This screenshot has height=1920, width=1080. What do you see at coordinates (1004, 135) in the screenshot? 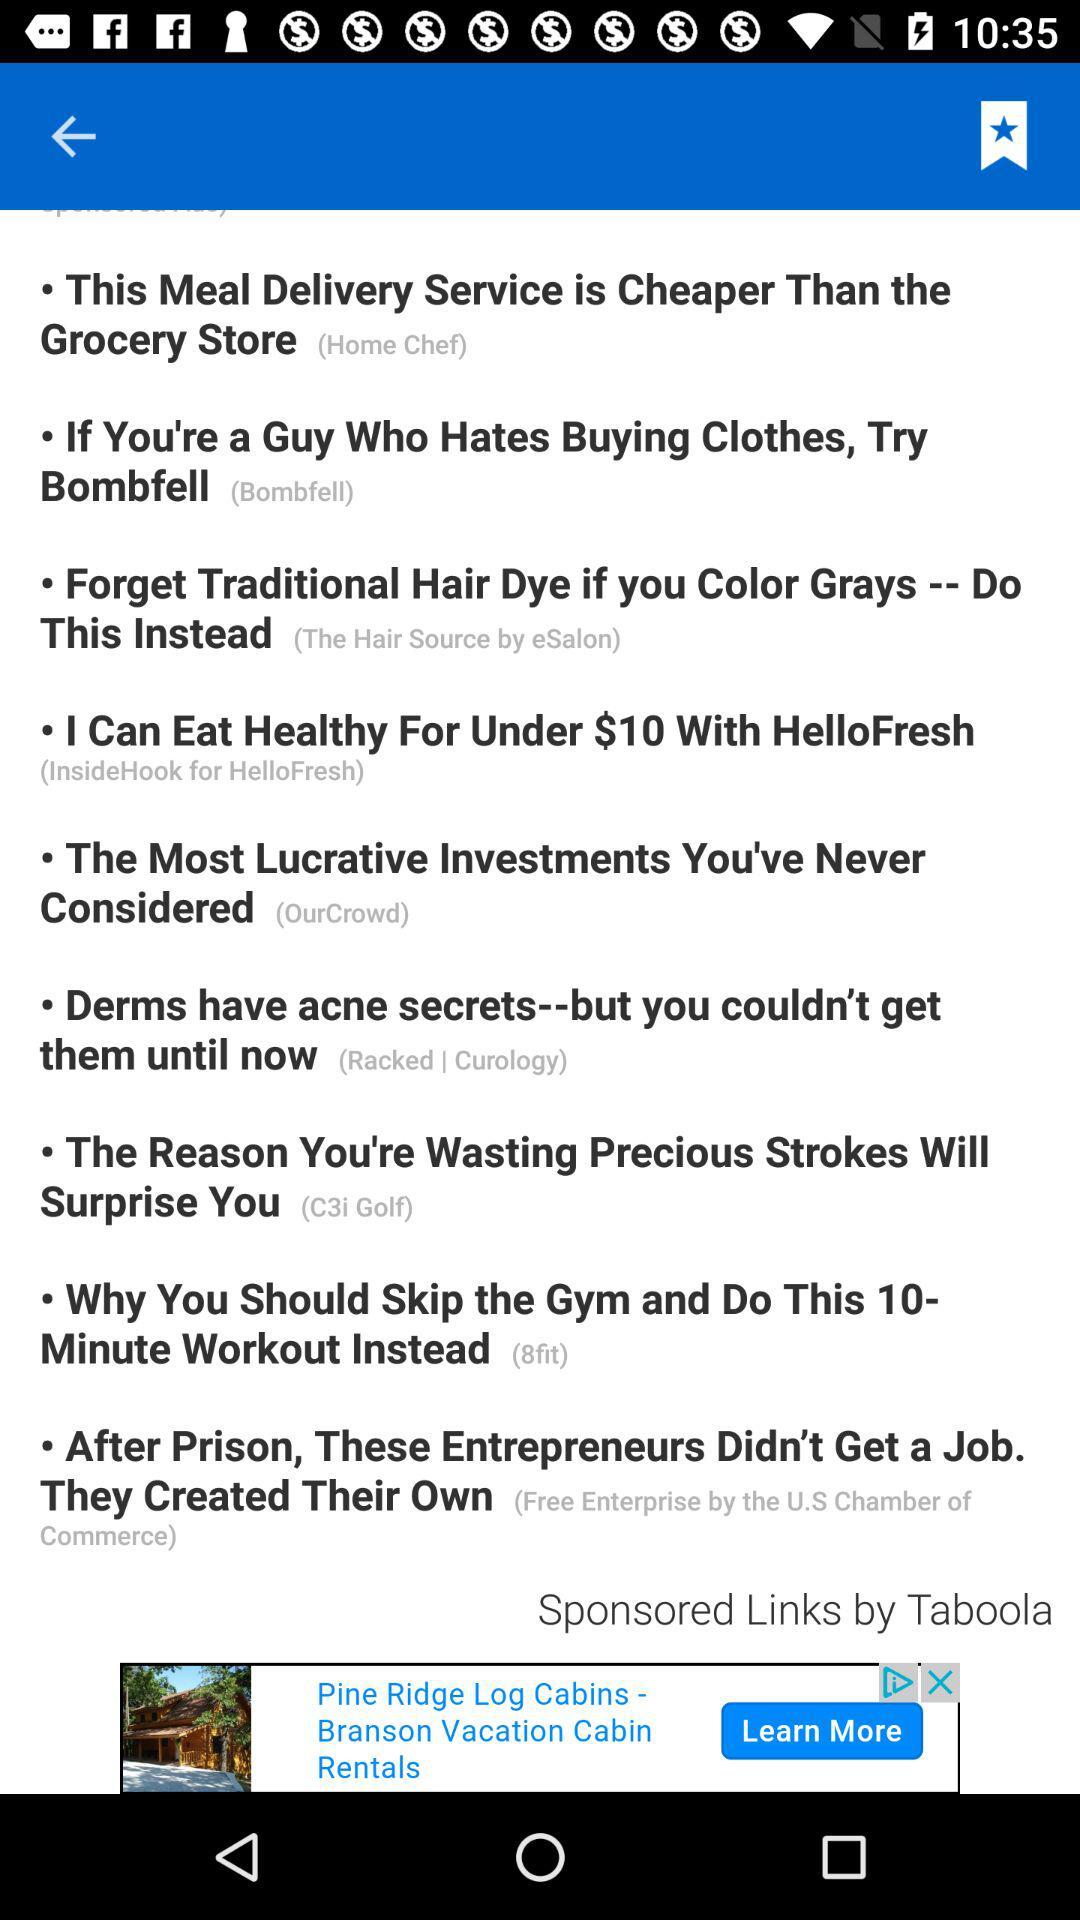
I see `open bookmarks` at bounding box center [1004, 135].